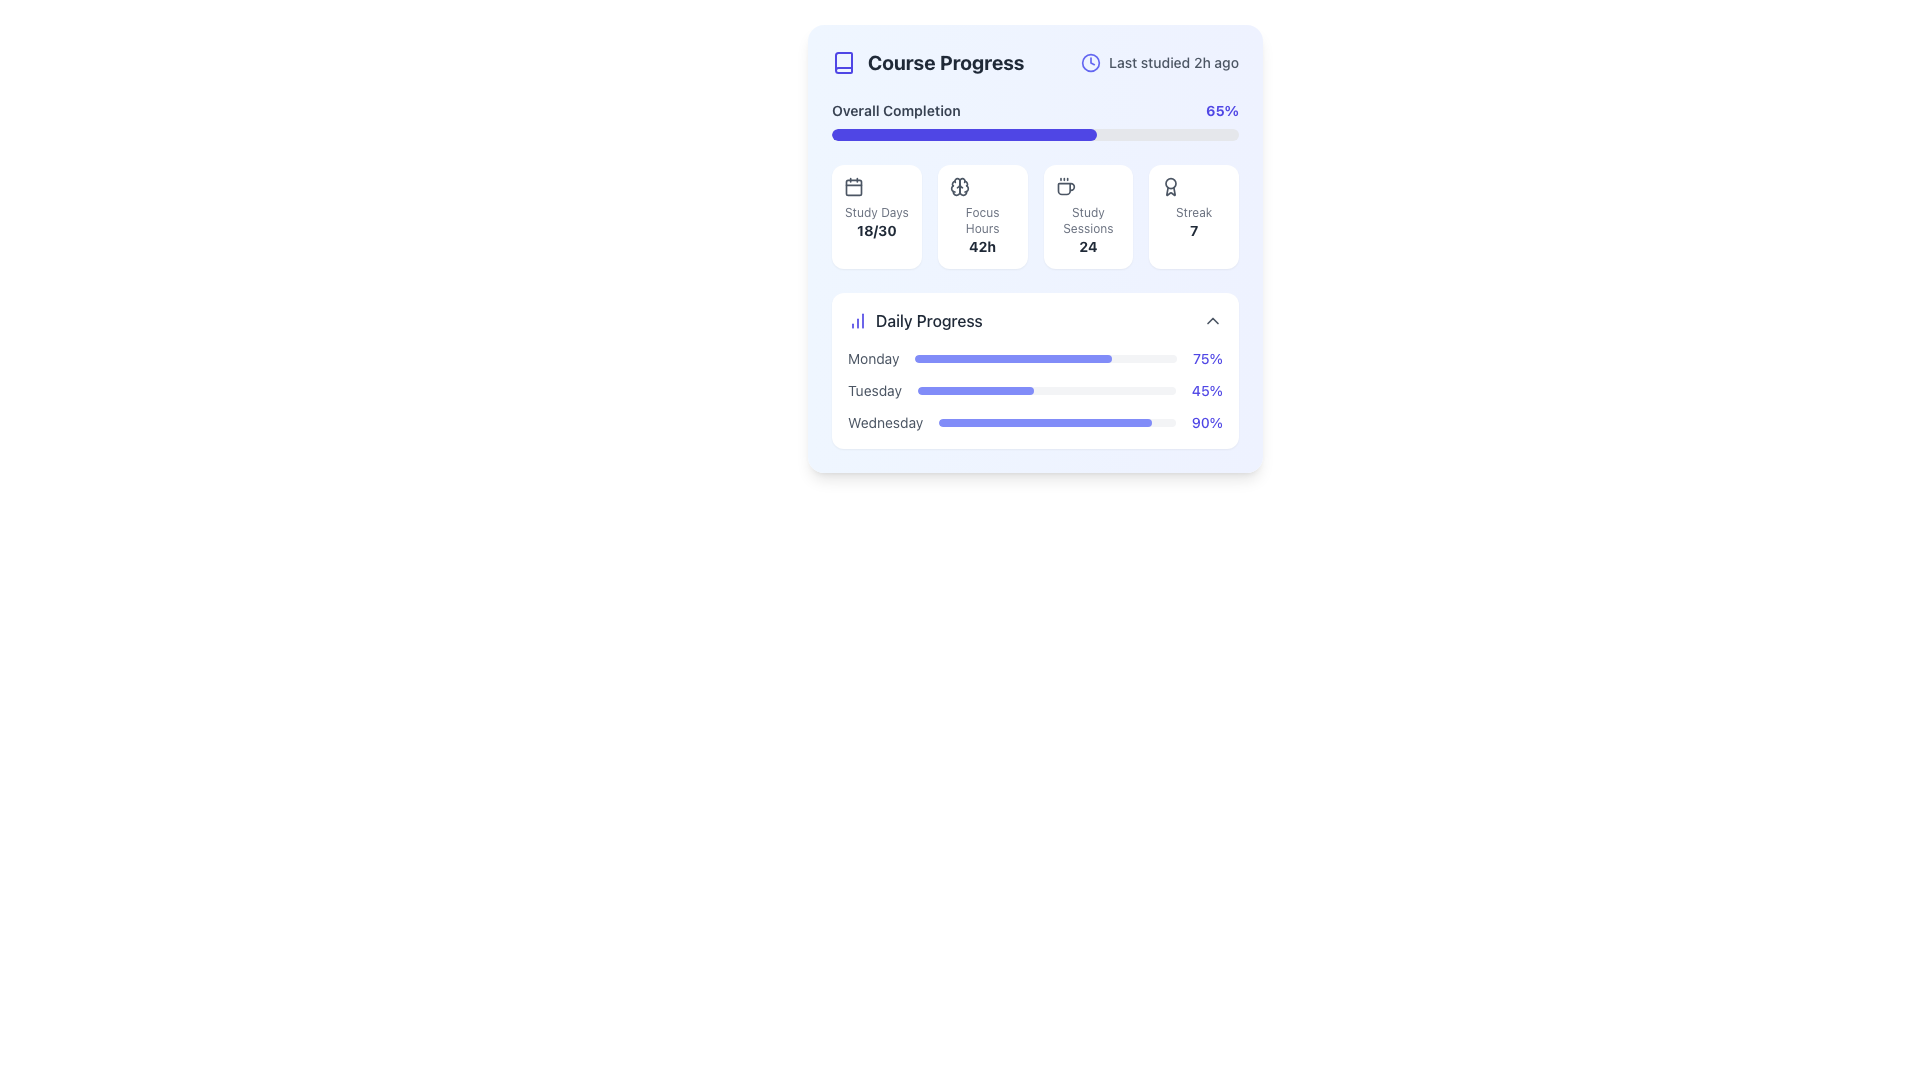  What do you see at coordinates (1089, 61) in the screenshot?
I see `the circular outline of the clock icon located in the top right corner of the 'Course Progress' card, near the text 'Last studied 2h ago'` at bounding box center [1089, 61].